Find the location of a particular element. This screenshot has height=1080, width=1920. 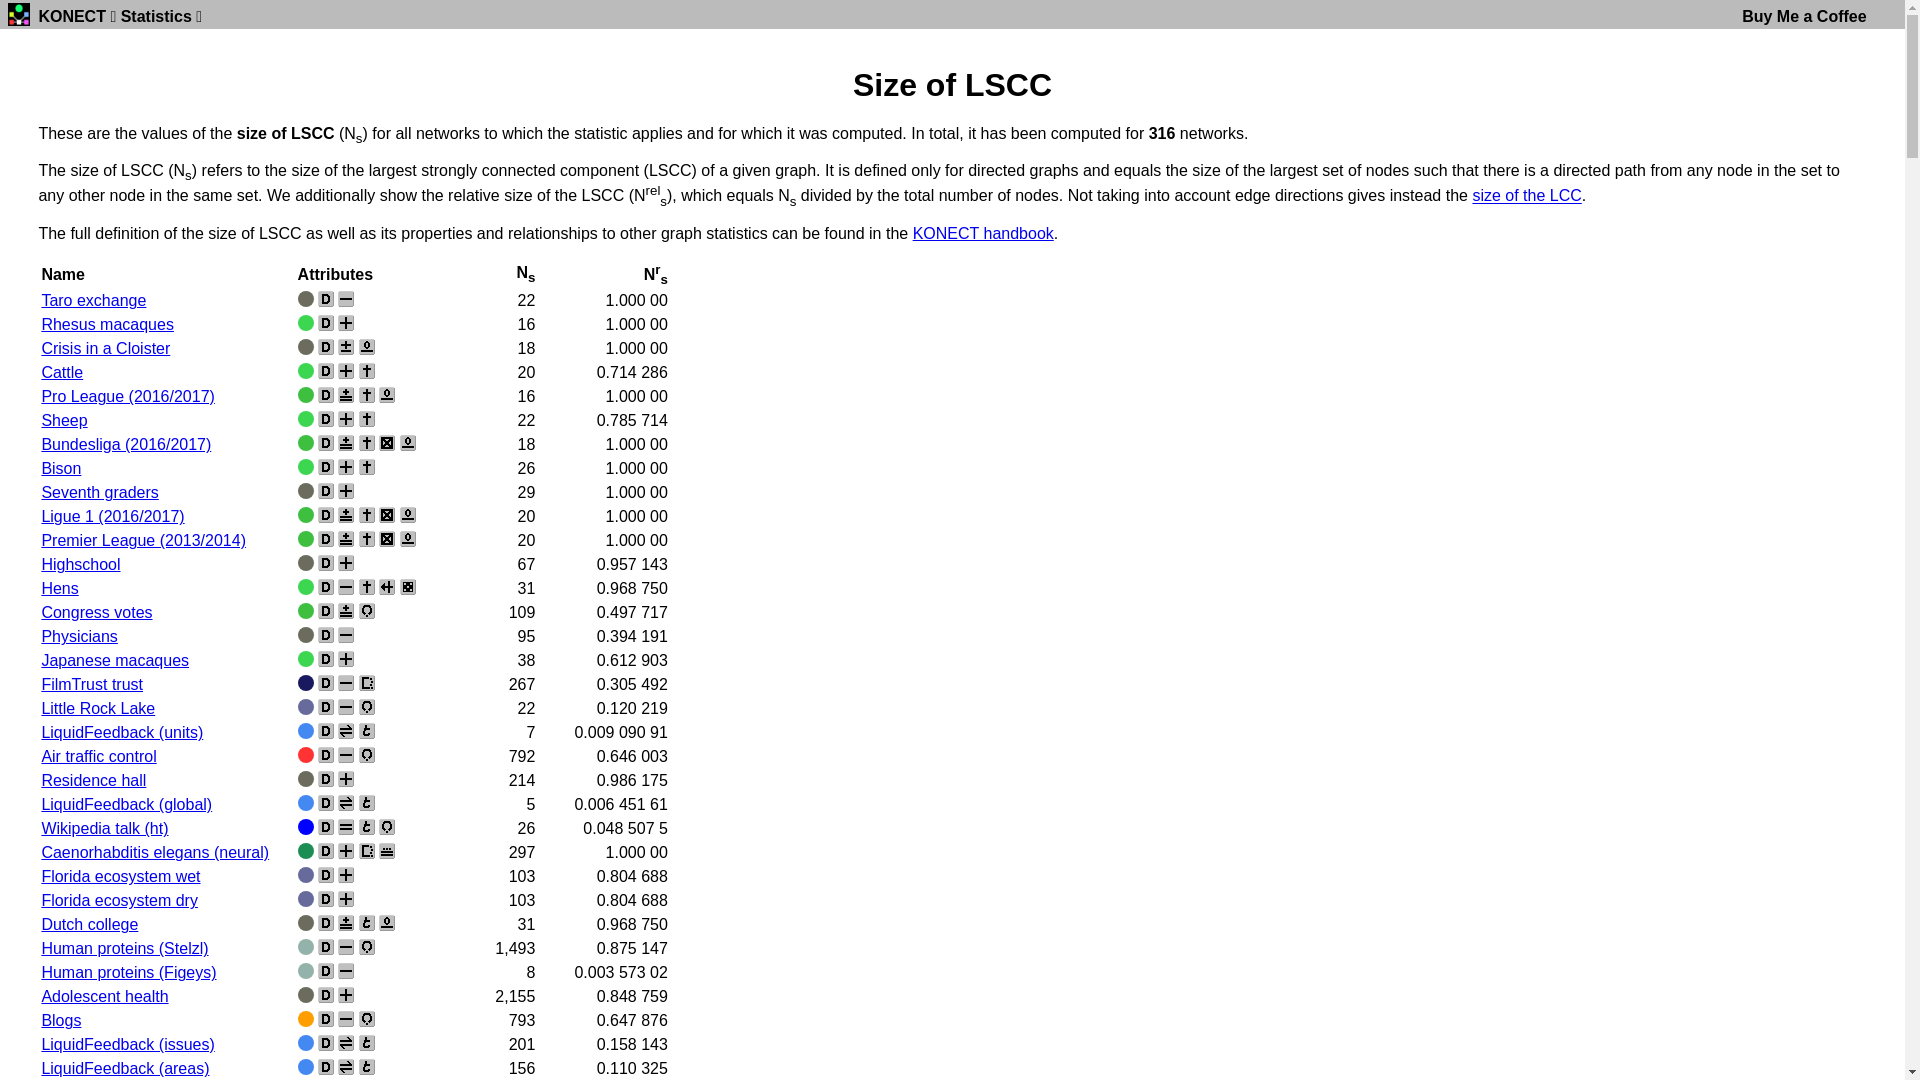

'Residence hall' is located at coordinates (92, 779).